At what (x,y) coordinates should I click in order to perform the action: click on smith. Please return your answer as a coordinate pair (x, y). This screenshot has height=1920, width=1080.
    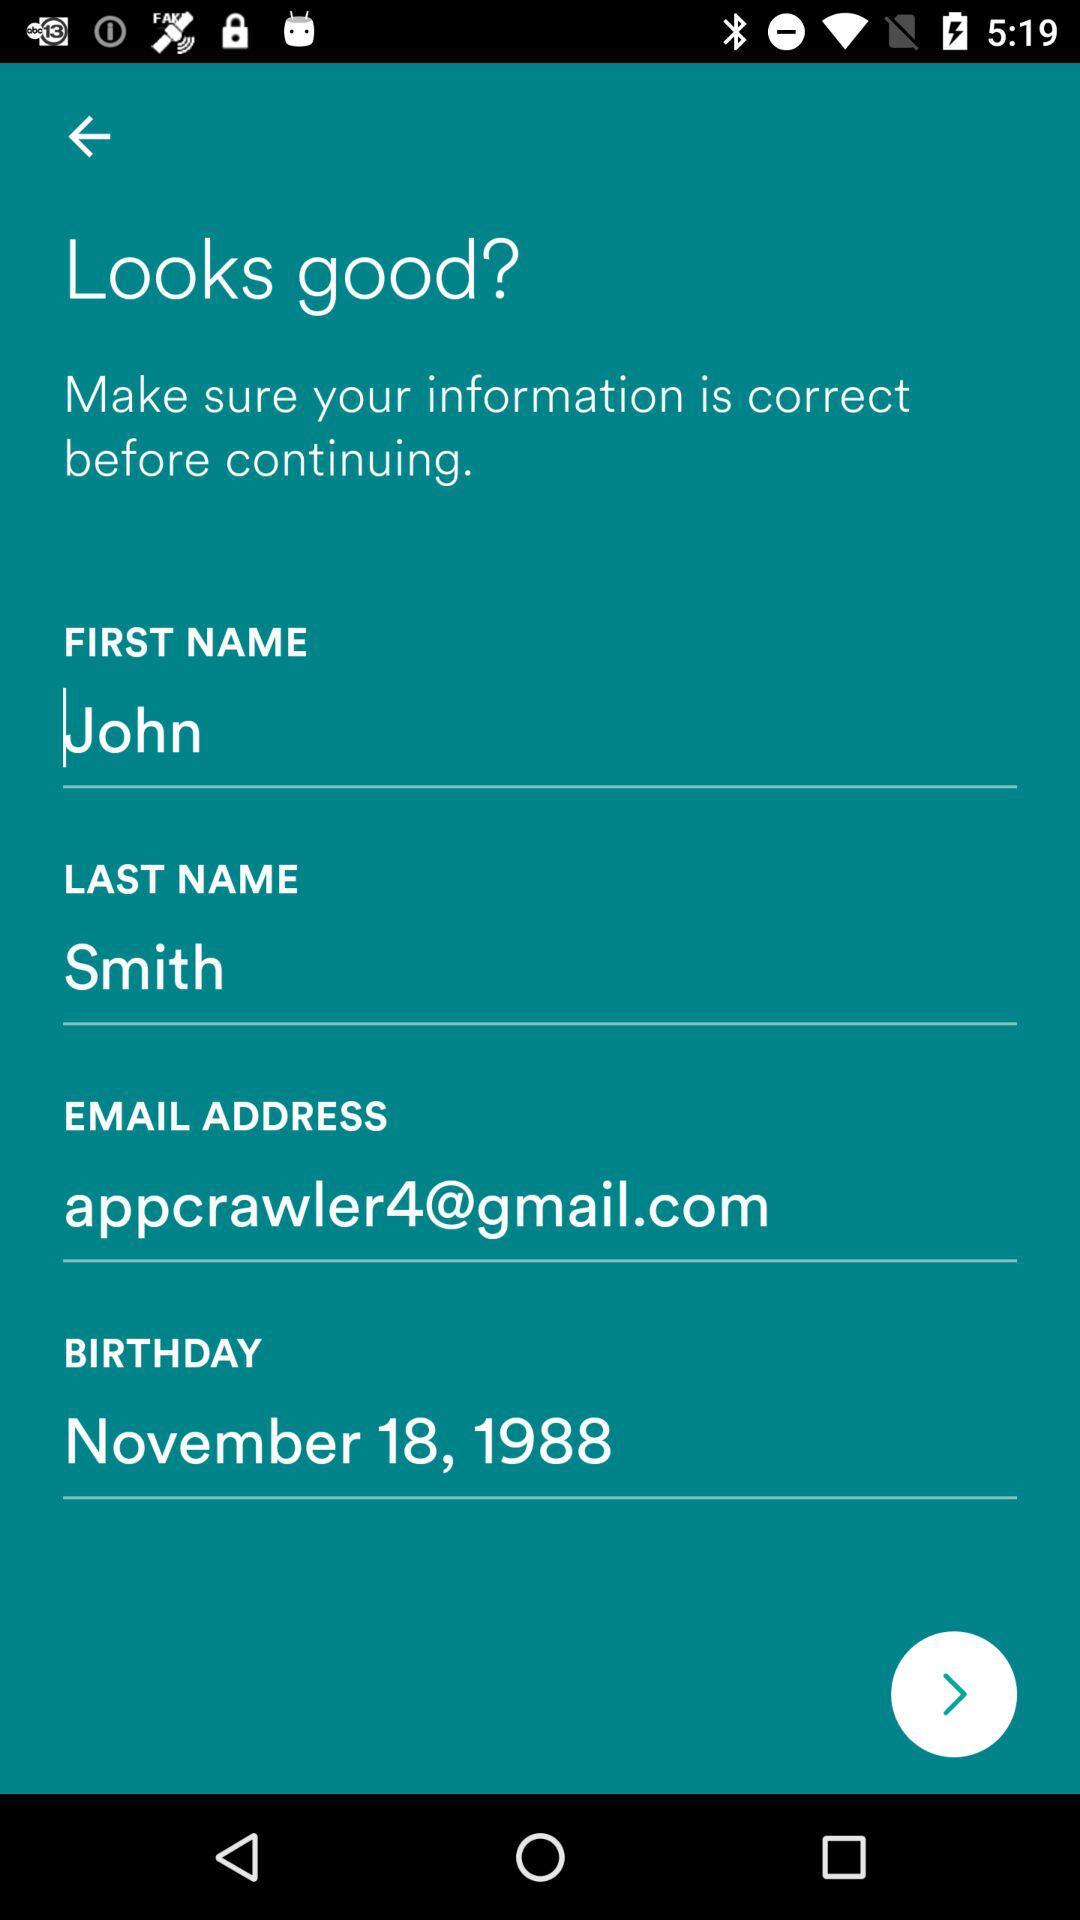
    Looking at the image, I should click on (540, 964).